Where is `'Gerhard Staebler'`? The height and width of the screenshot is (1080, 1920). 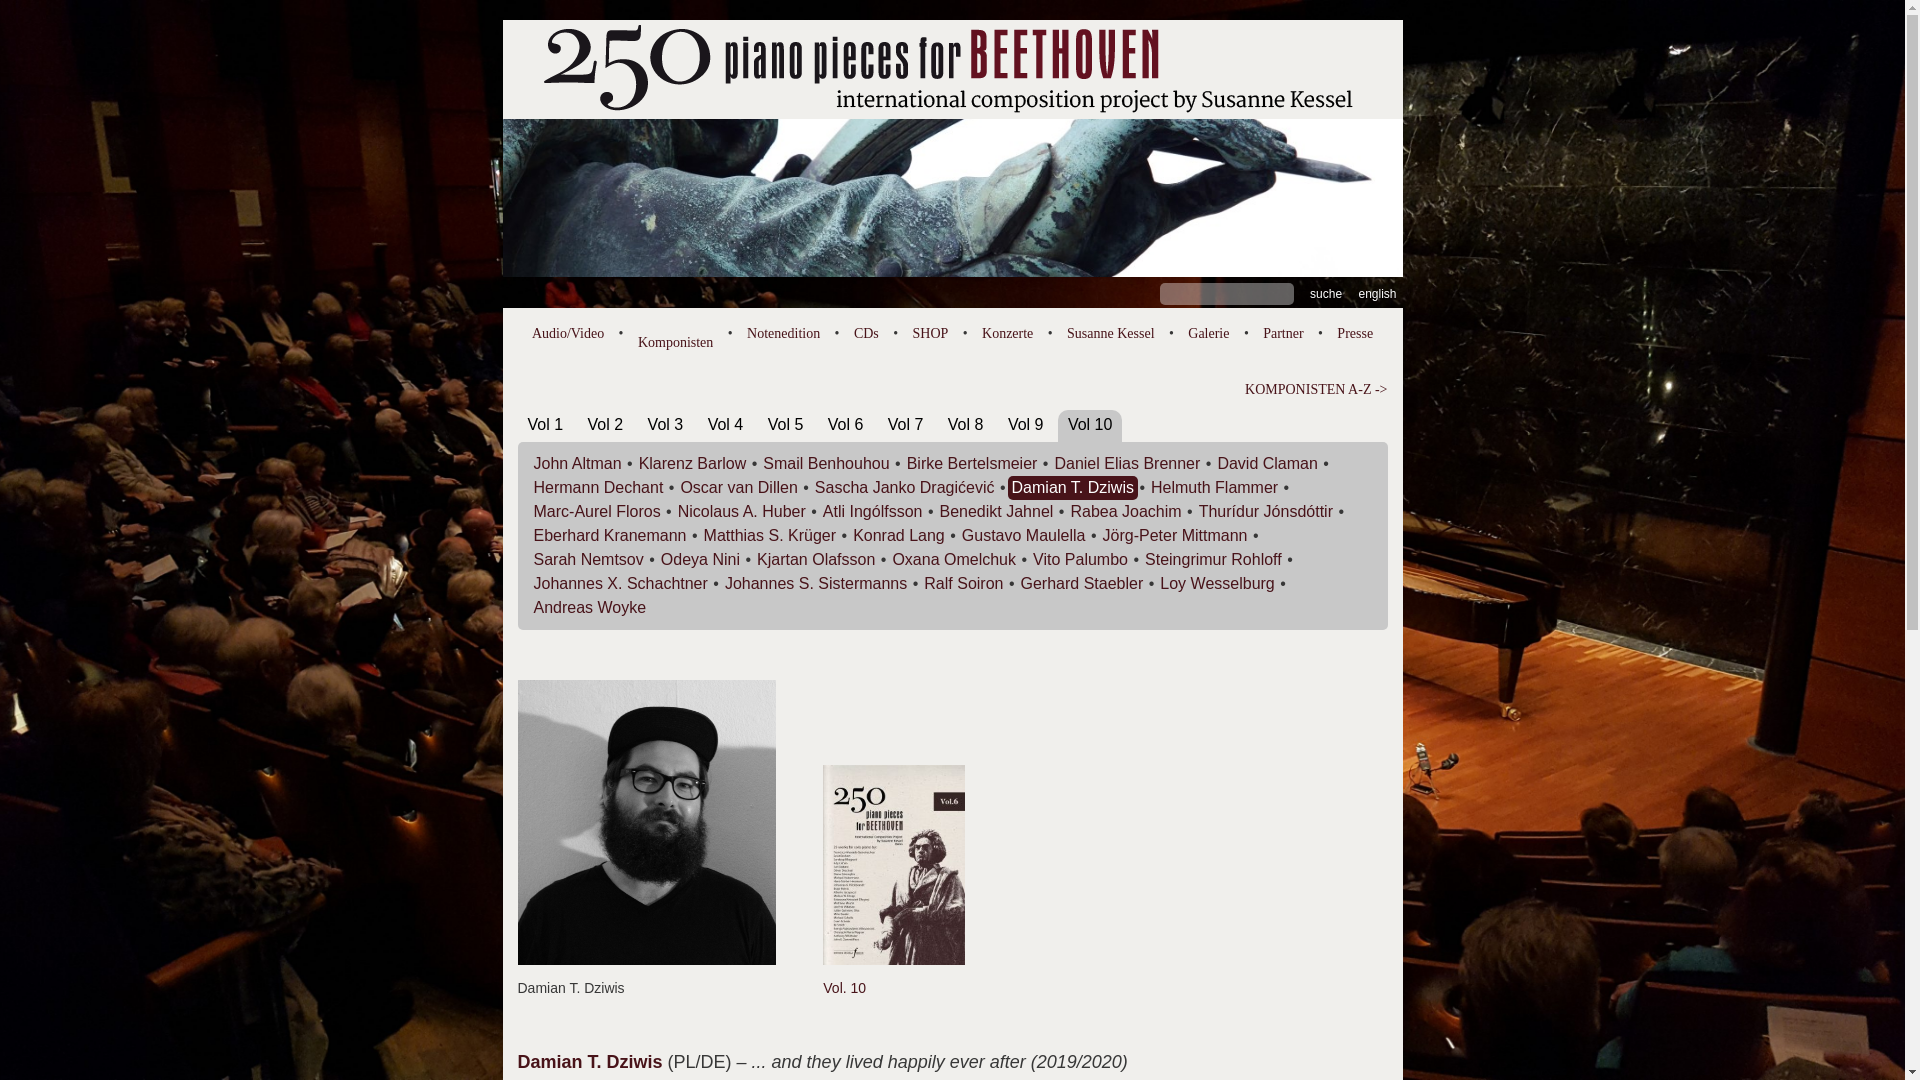 'Gerhard Staebler' is located at coordinates (1081, 583).